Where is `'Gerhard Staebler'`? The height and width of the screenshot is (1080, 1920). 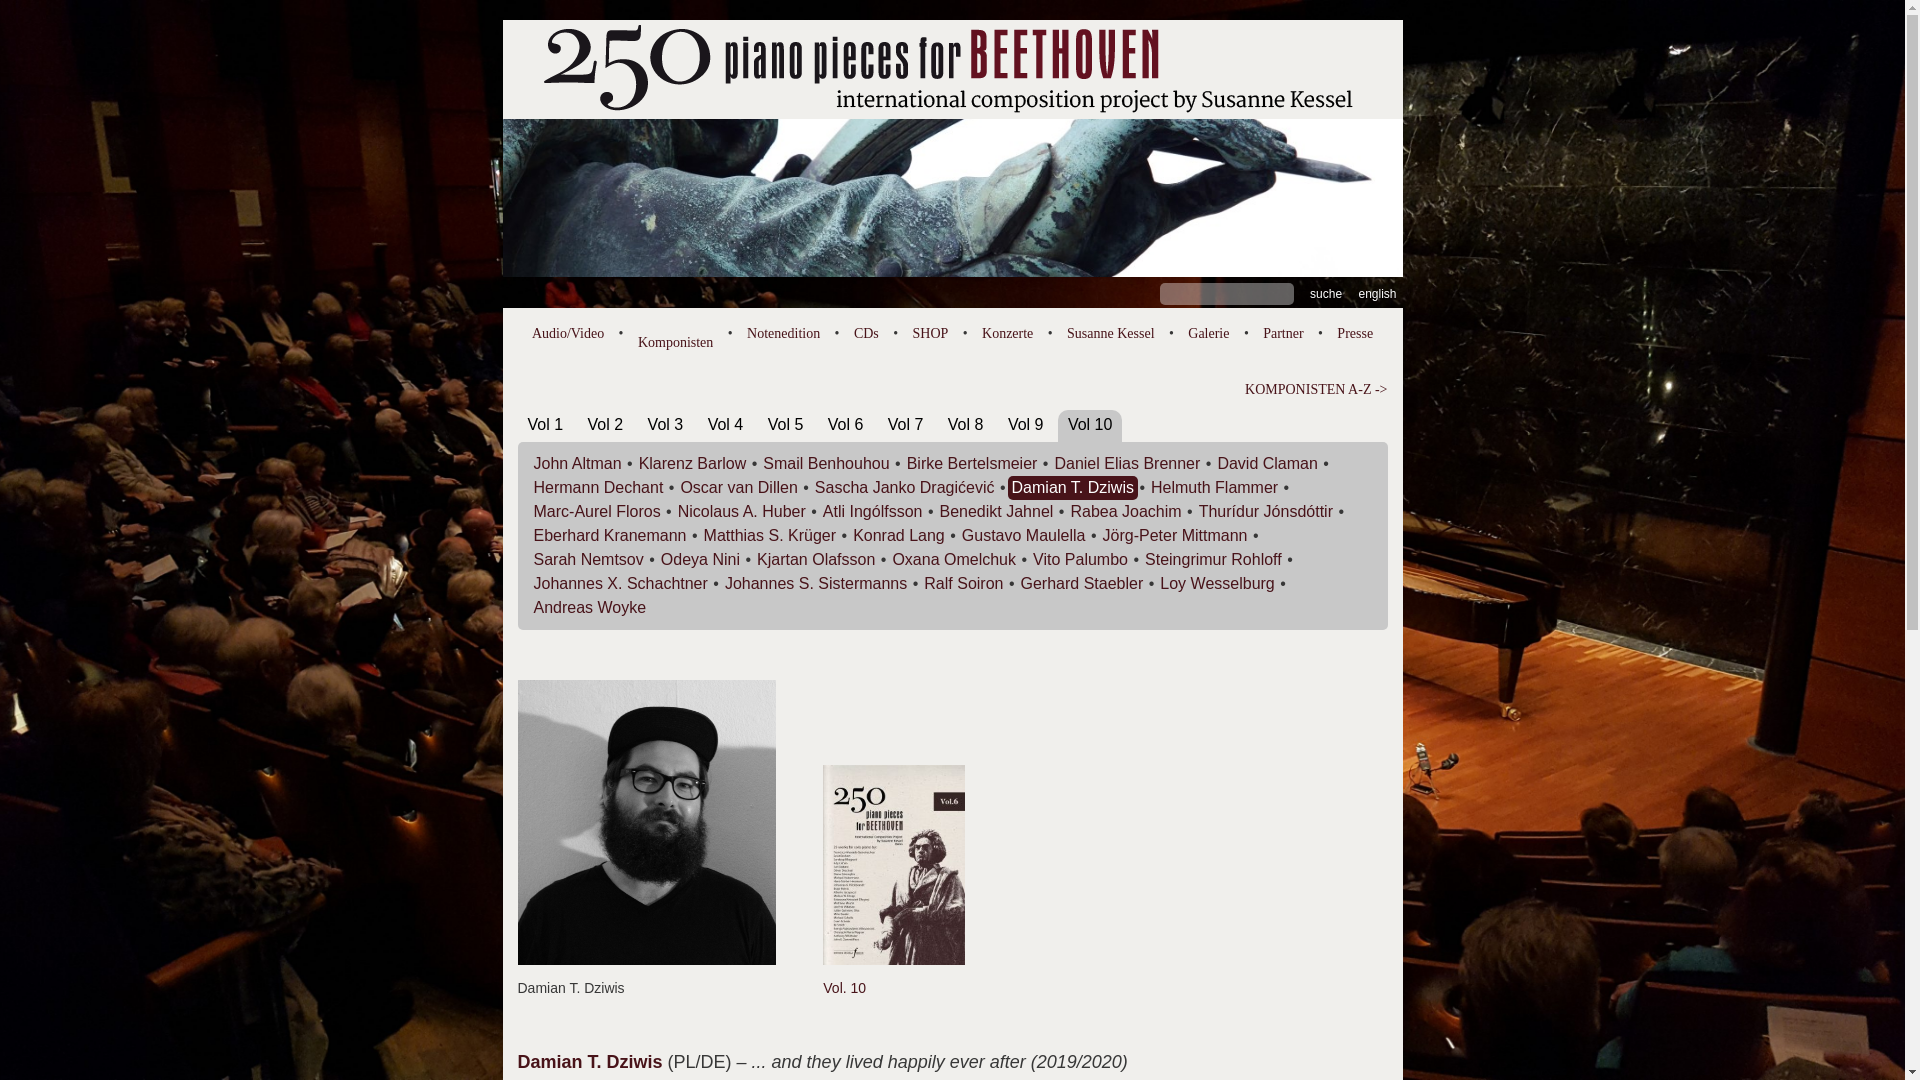 'Gerhard Staebler' is located at coordinates (1081, 583).